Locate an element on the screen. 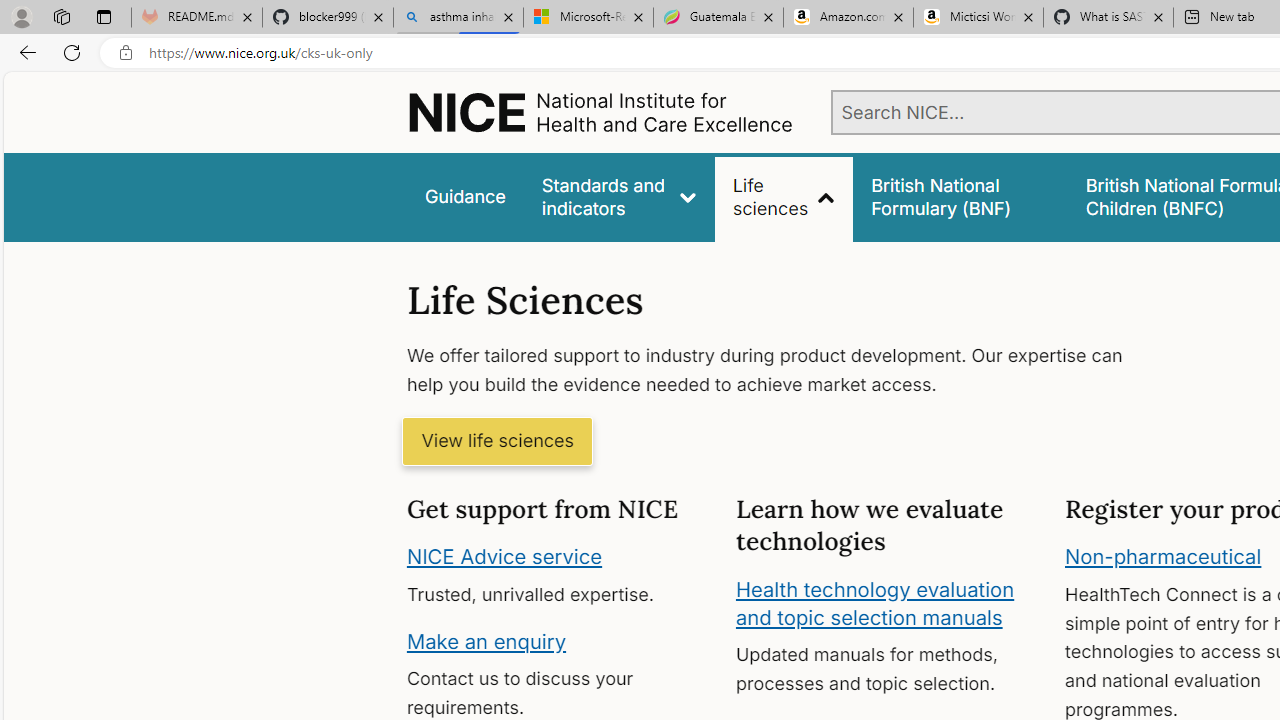 This screenshot has width=1280, height=720. 'asthma inhaler - Search' is located at coordinates (457, 17).